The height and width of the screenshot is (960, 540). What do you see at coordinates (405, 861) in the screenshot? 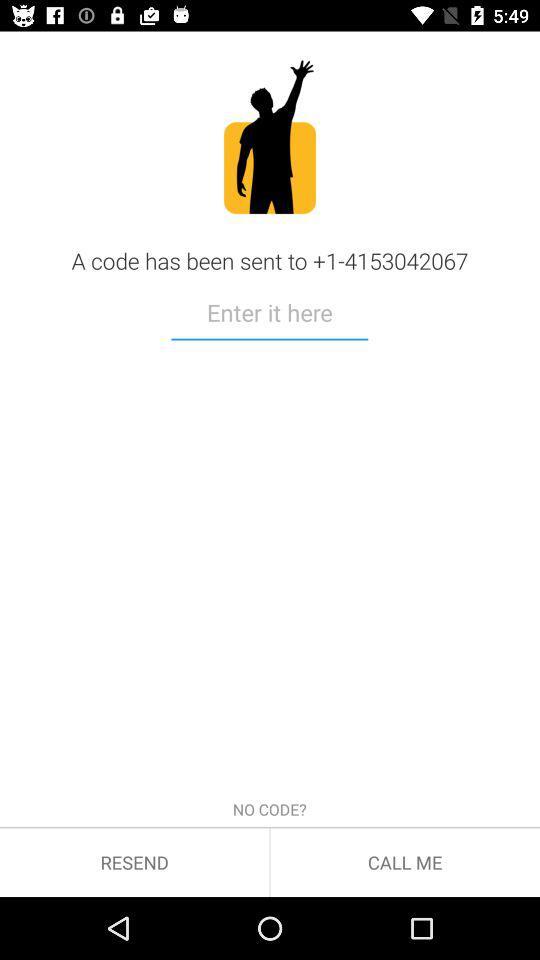
I see `the call me` at bounding box center [405, 861].